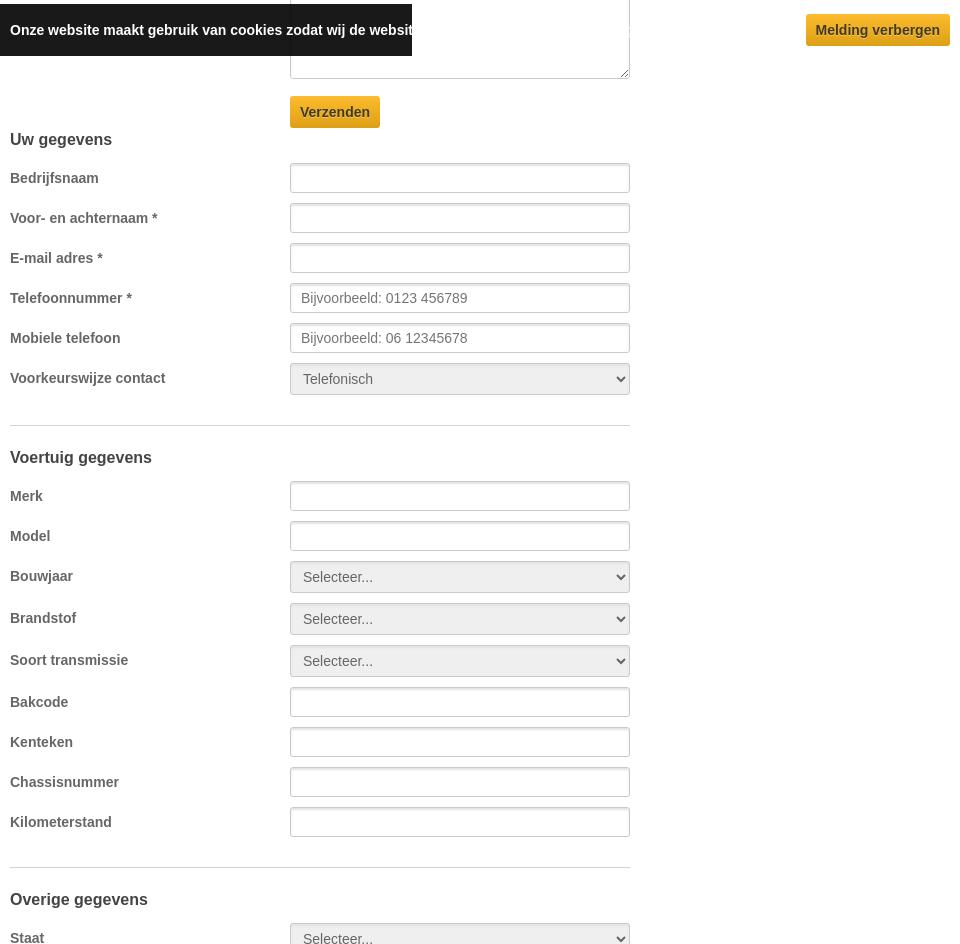  I want to click on 'Model', so click(28, 535).